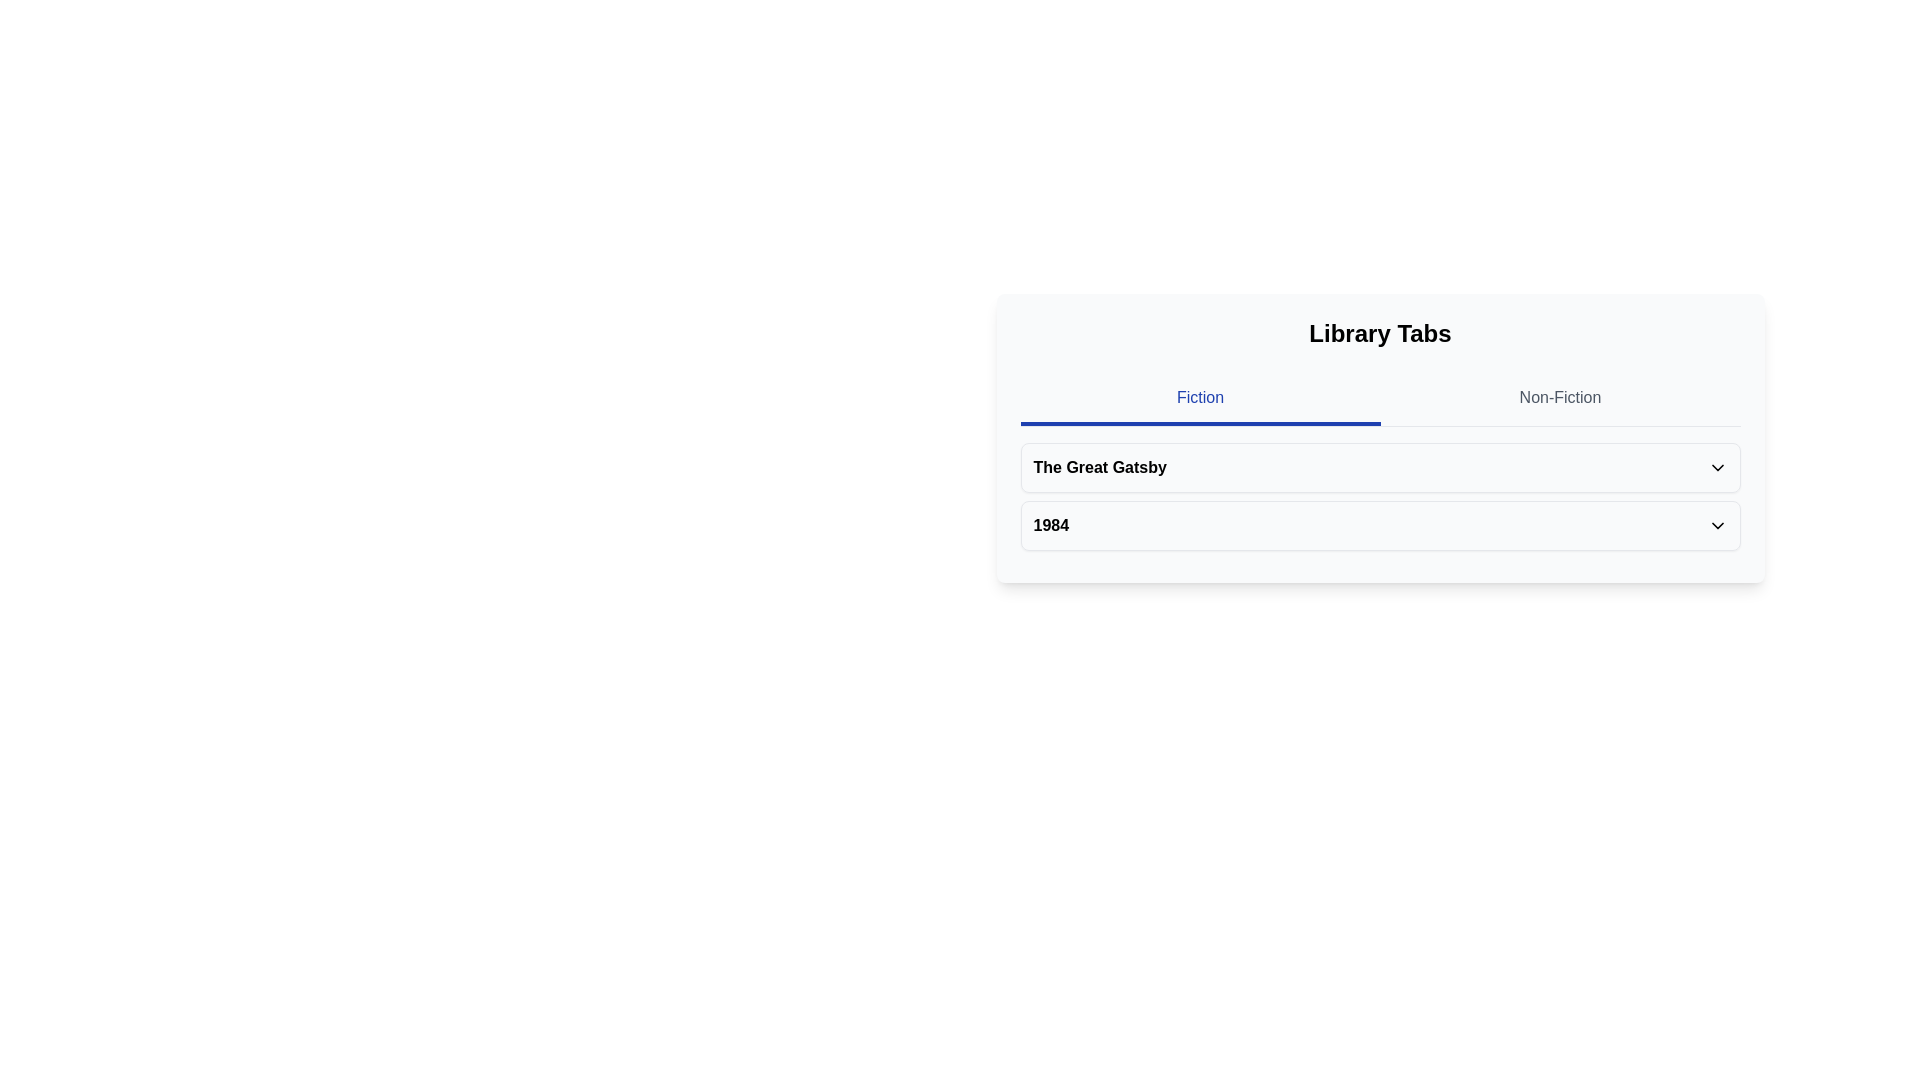 This screenshot has width=1920, height=1080. What do you see at coordinates (1200, 400) in the screenshot?
I see `the 'Fiction' tab to alter its visual state, which is located on the left of a two-tab layout` at bounding box center [1200, 400].